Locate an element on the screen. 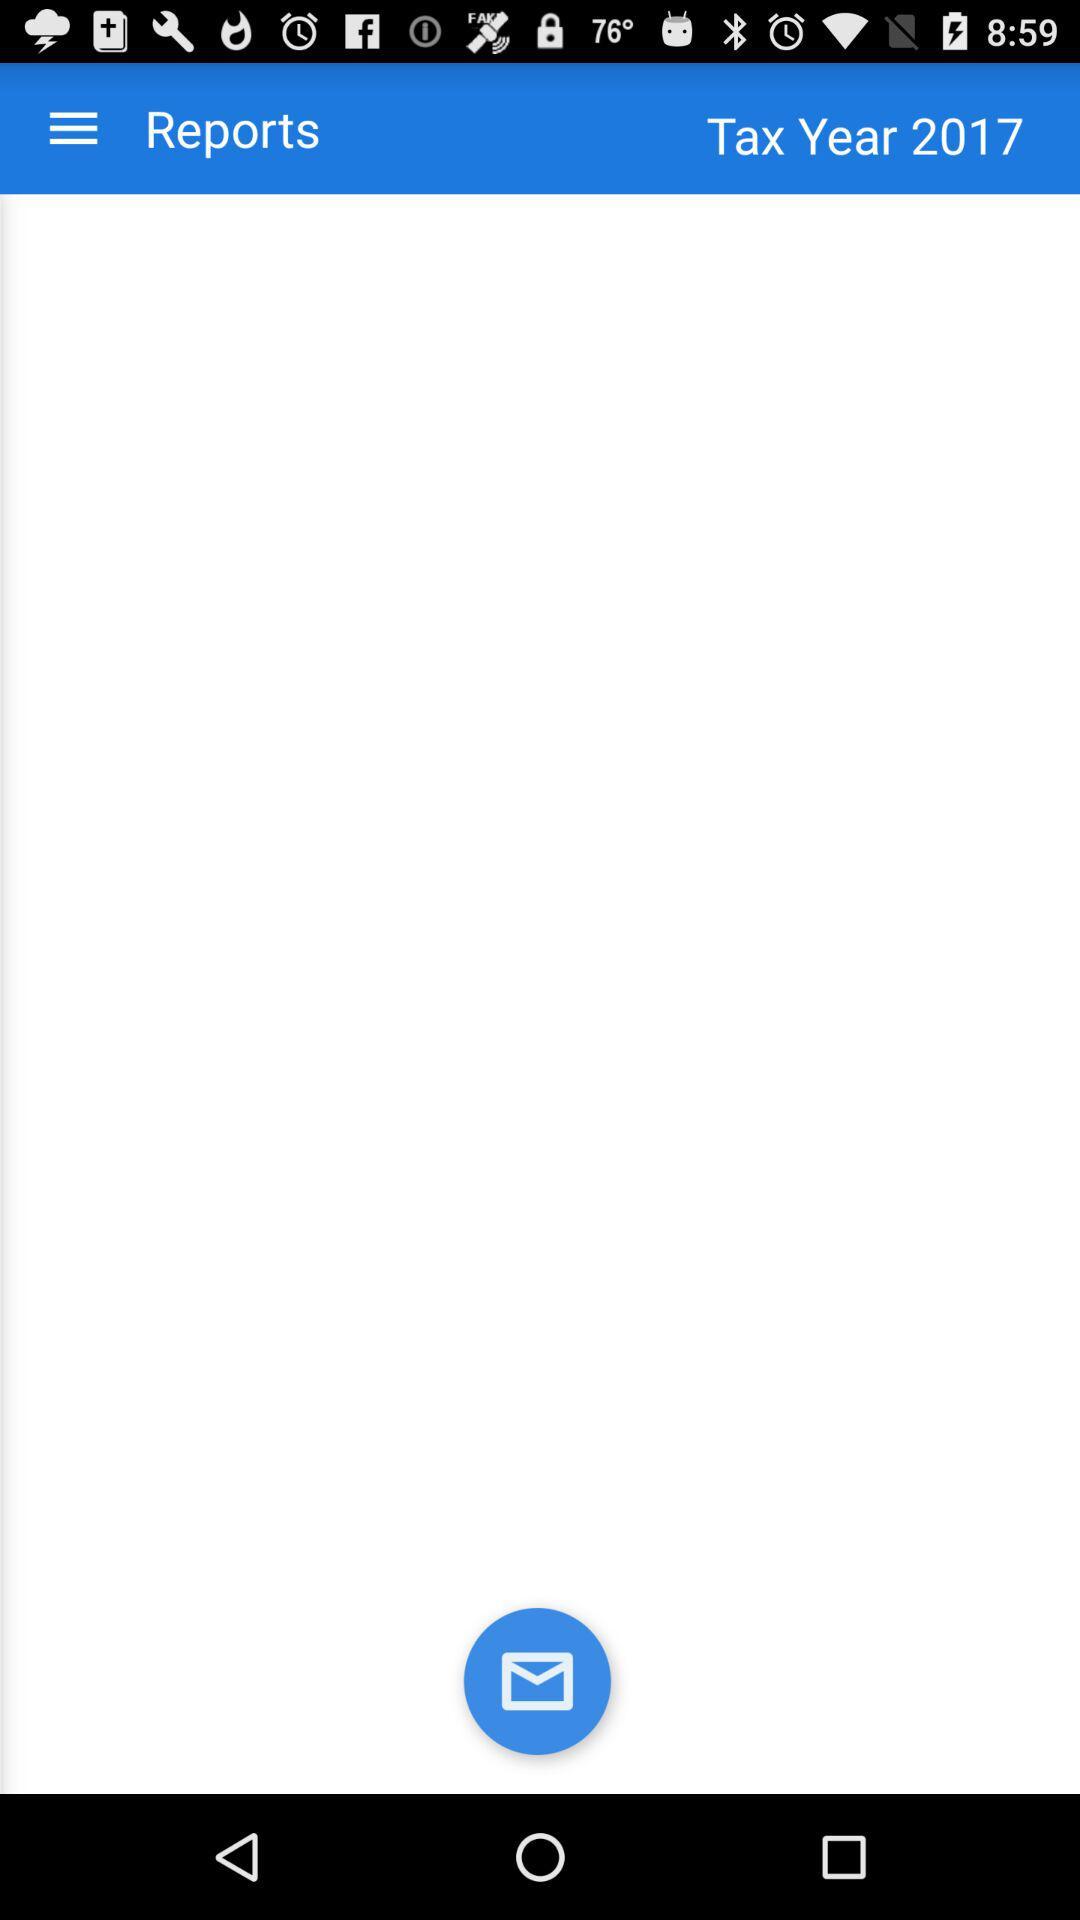 This screenshot has width=1080, height=1920. inbox is located at coordinates (540, 1684).